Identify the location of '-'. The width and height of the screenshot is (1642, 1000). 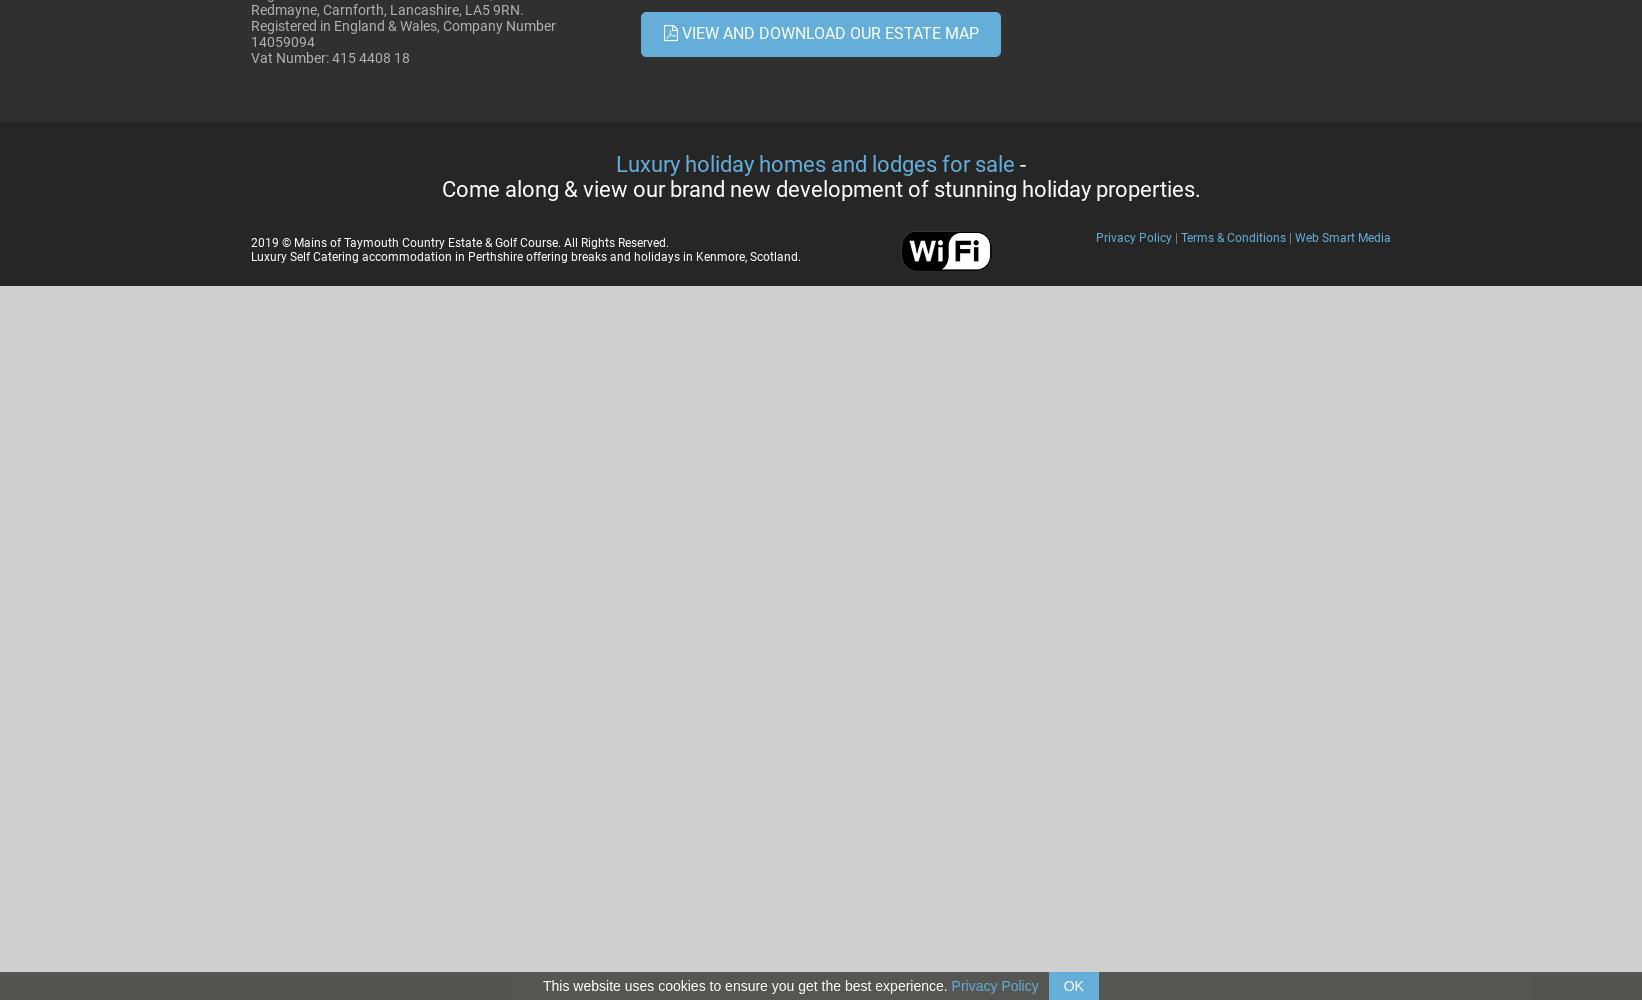
(1020, 164).